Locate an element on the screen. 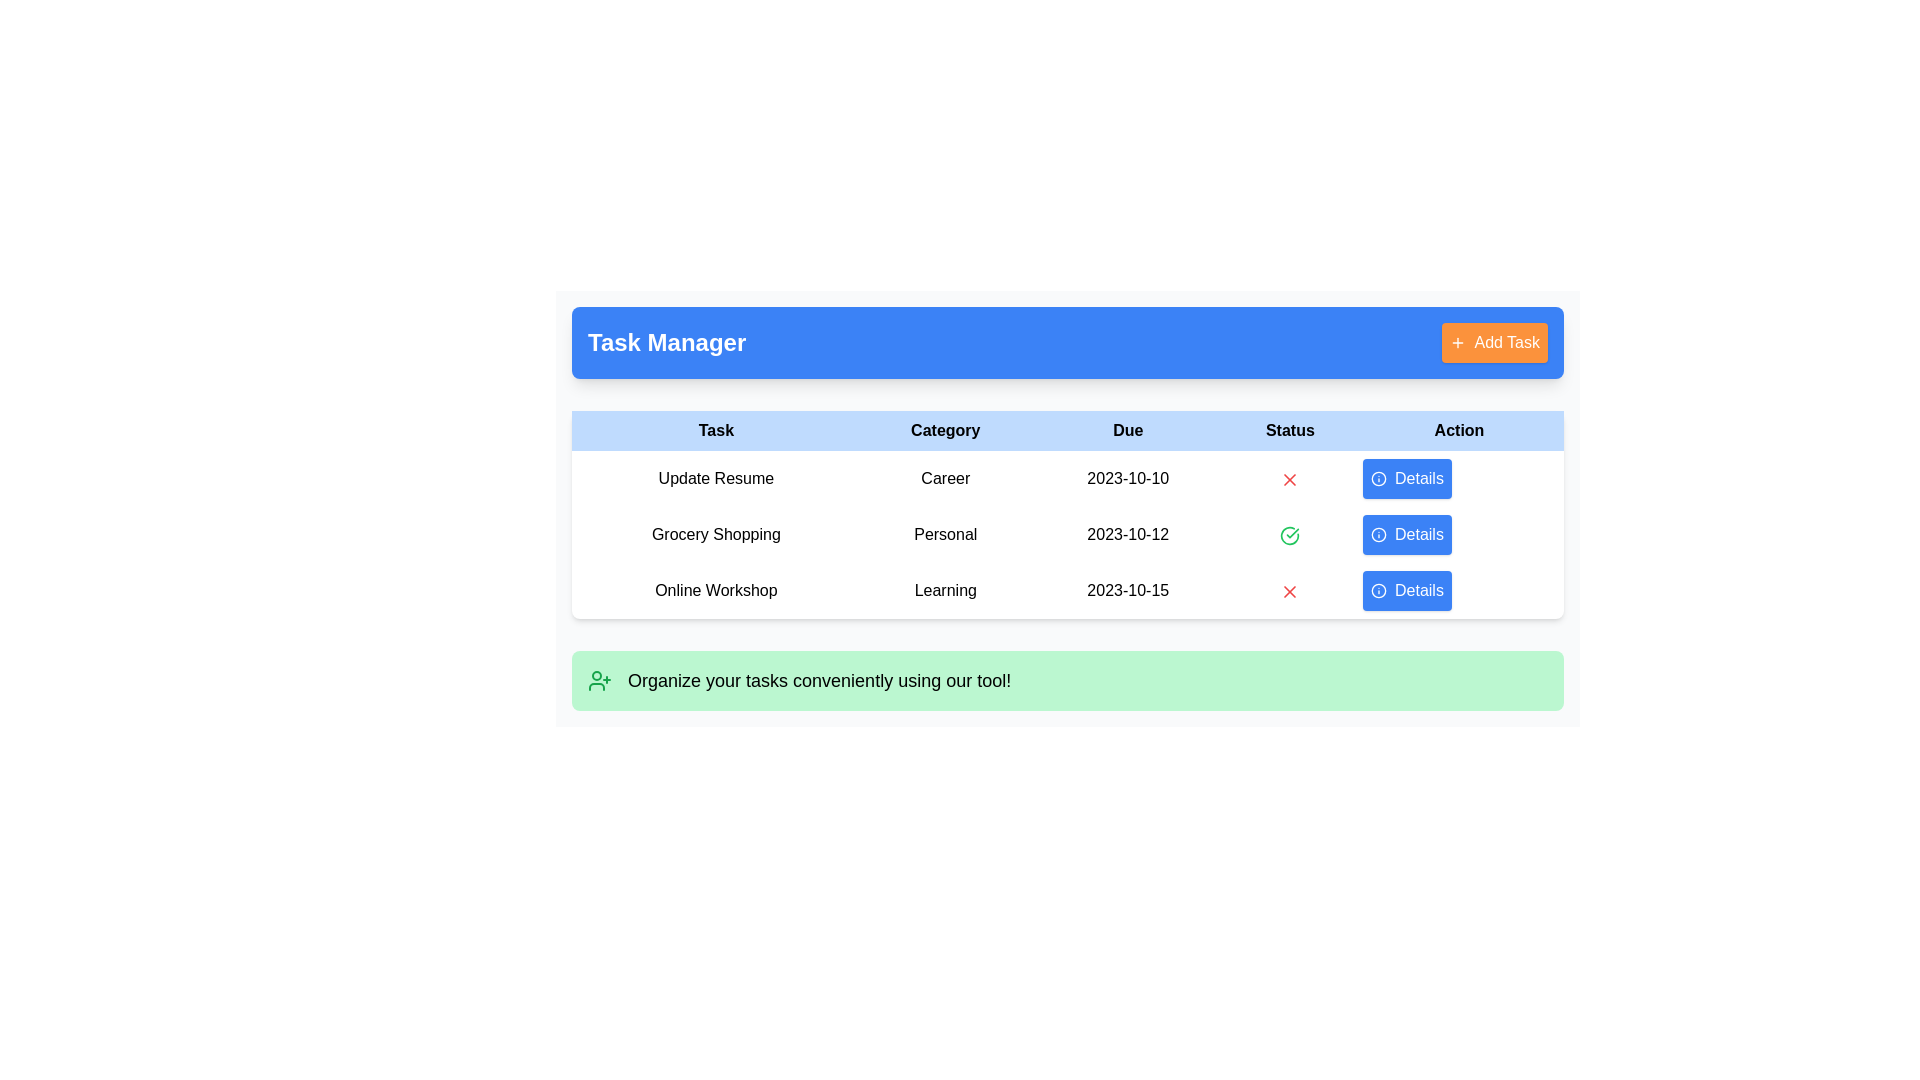  the plus icon on the 'Add Task' button is located at coordinates (1458, 342).